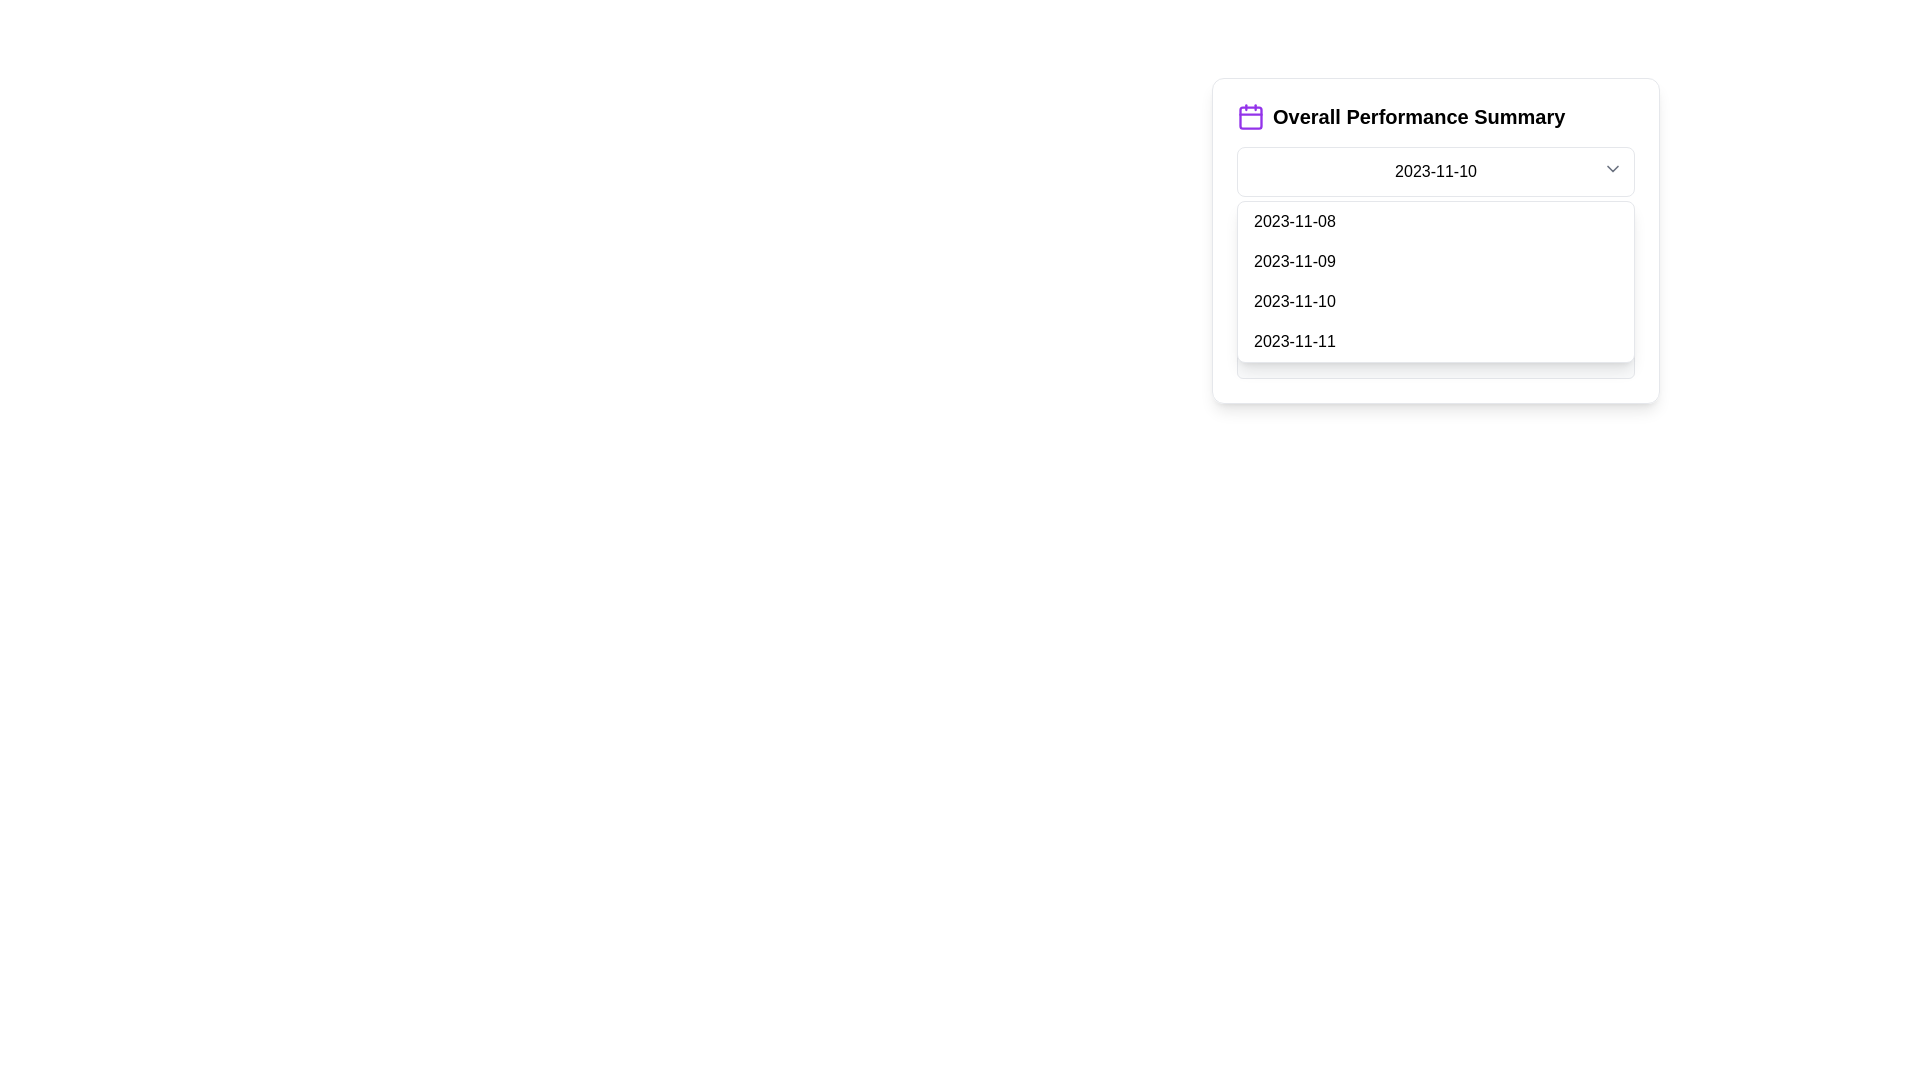 The width and height of the screenshot is (1920, 1080). What do you see at coordinates (1434, 222) in the screenshot?
I see `the button displaying '2023-11-08'` at bounding box center [1434, 222].